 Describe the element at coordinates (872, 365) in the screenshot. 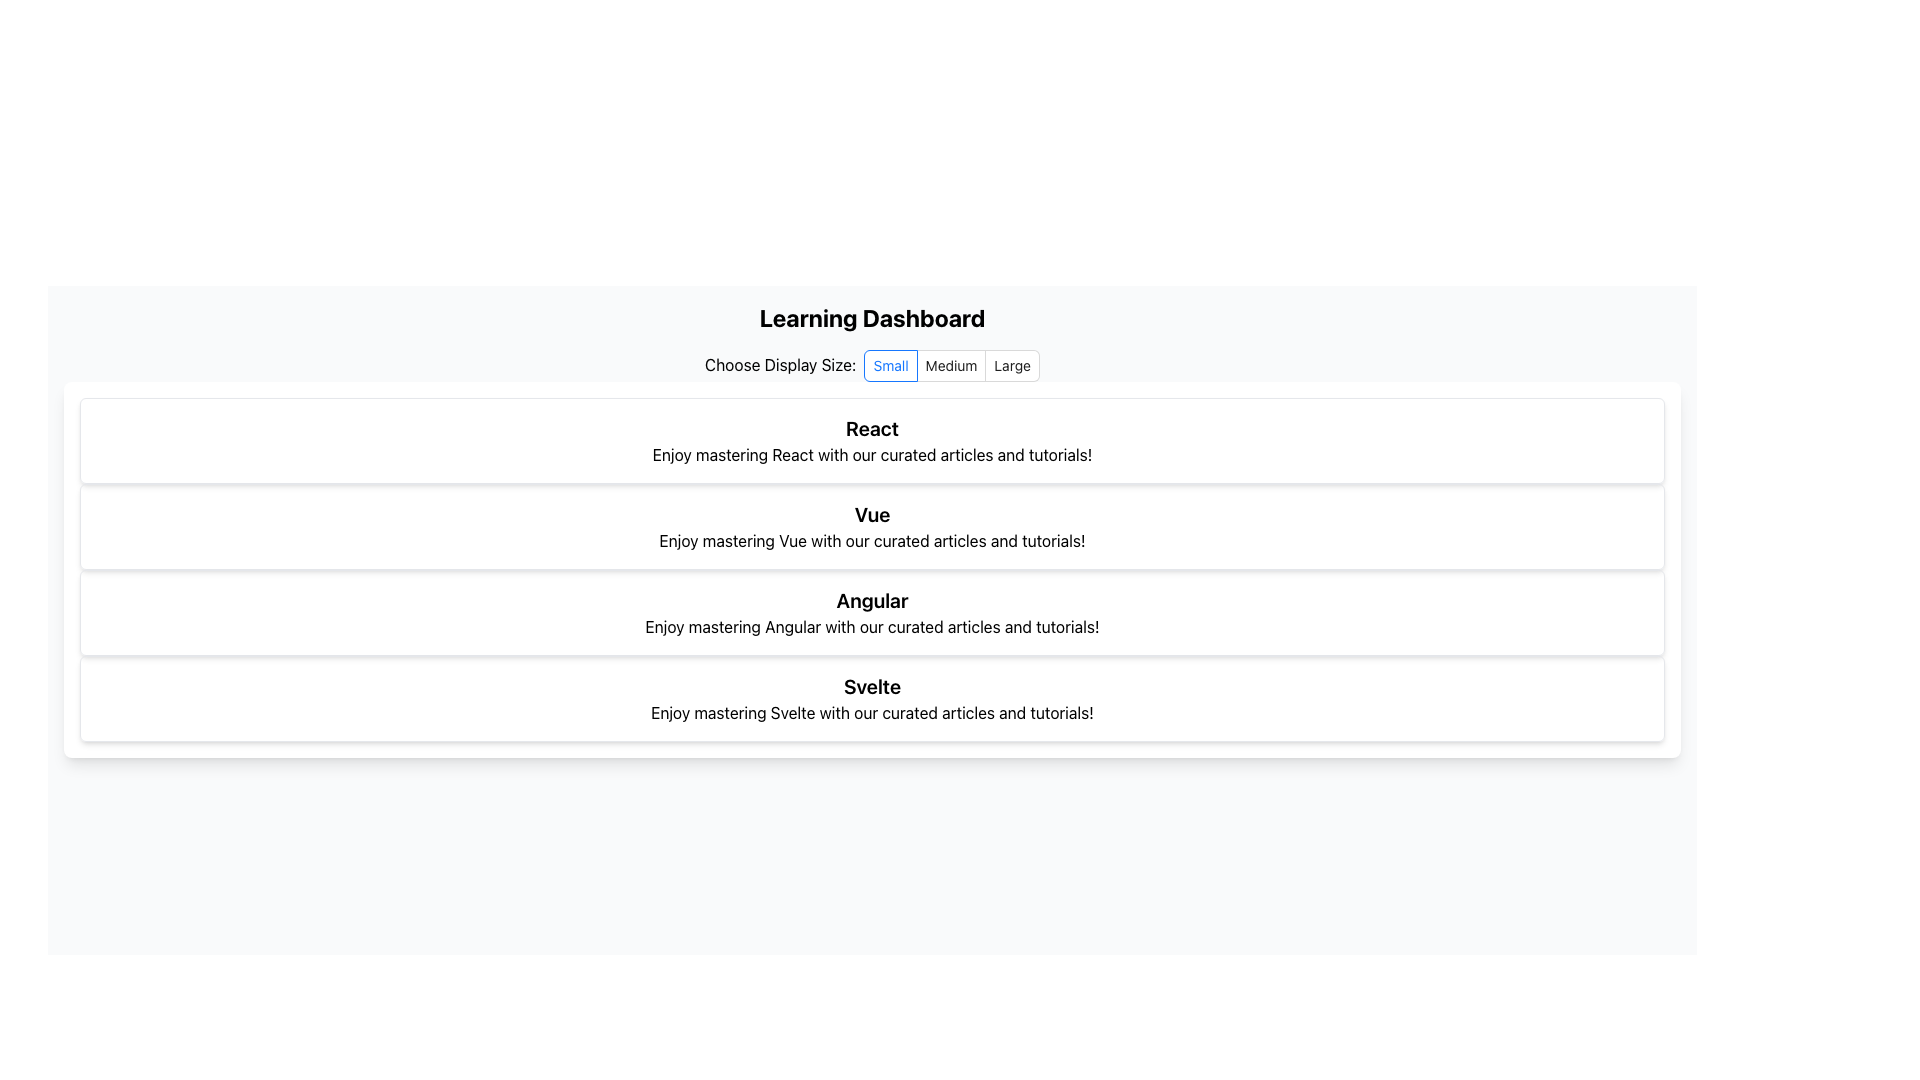

I see `the 'Small' radio button in the radio button group labeled 'Choose Display Size:'` at that location.